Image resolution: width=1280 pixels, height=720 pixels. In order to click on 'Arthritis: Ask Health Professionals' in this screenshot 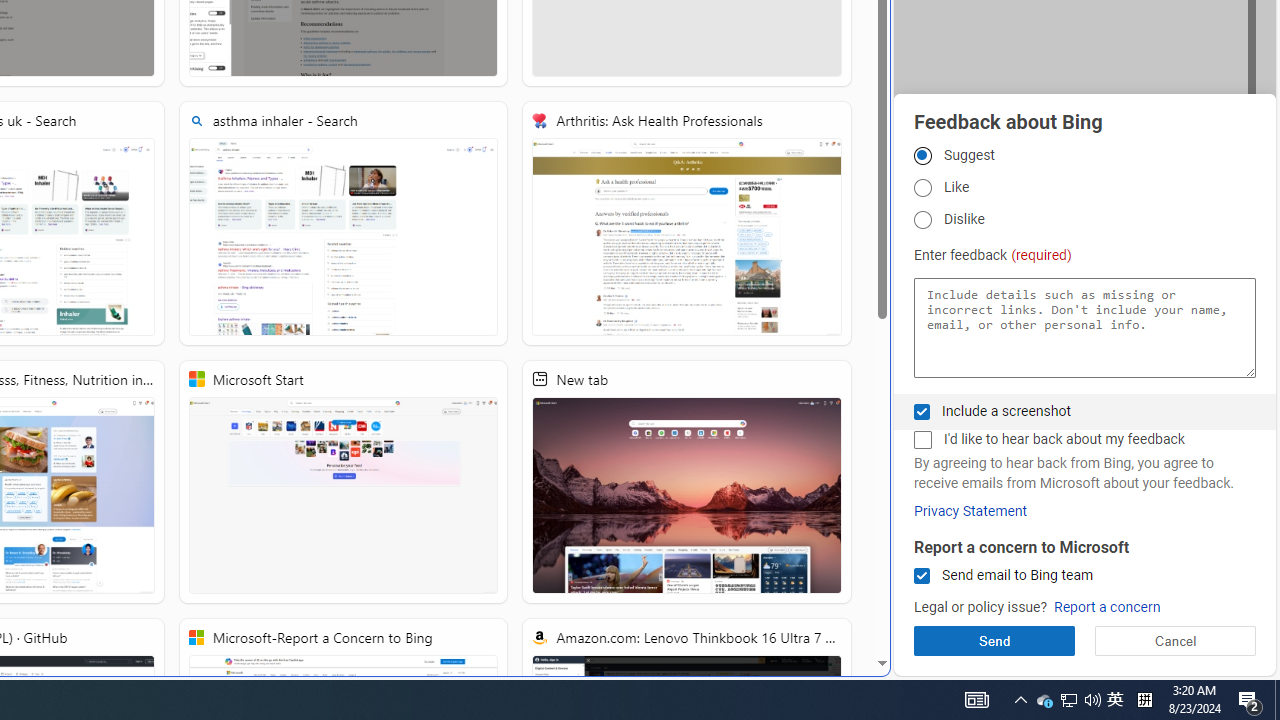, I will do `click(687, 223)`.